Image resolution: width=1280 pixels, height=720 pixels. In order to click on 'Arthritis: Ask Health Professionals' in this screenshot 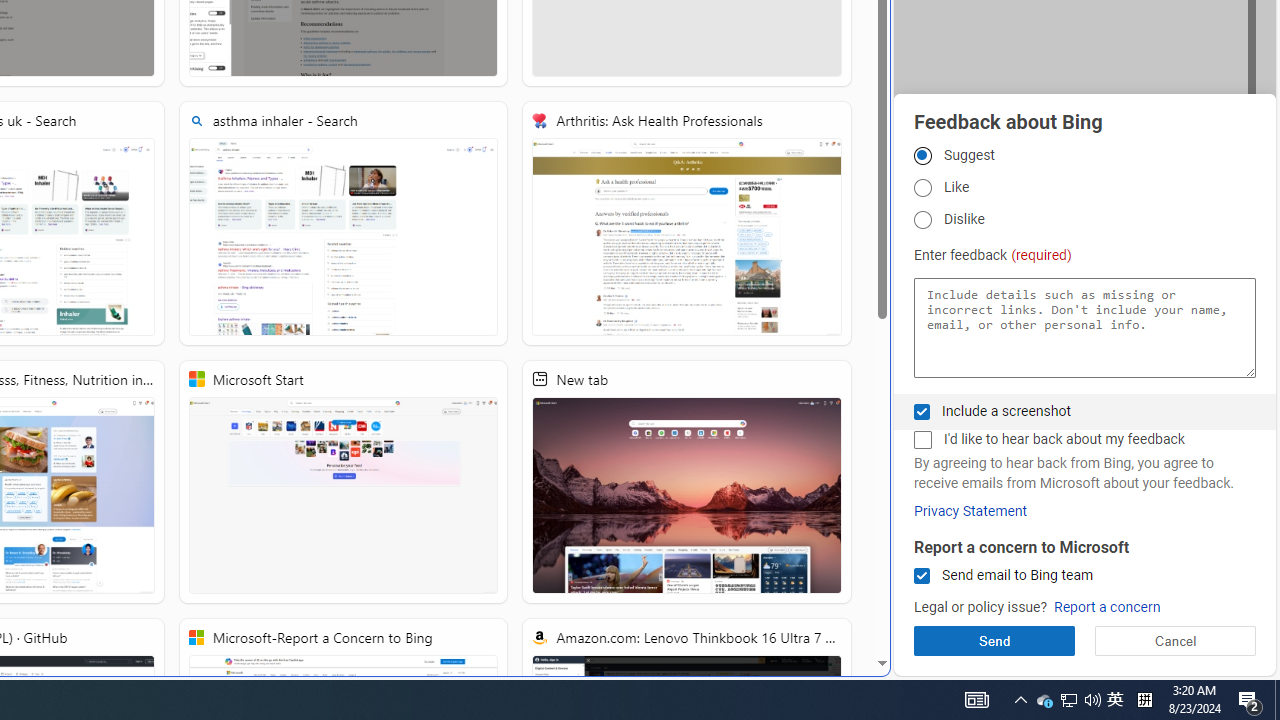, I will do `click(687, 223)`.